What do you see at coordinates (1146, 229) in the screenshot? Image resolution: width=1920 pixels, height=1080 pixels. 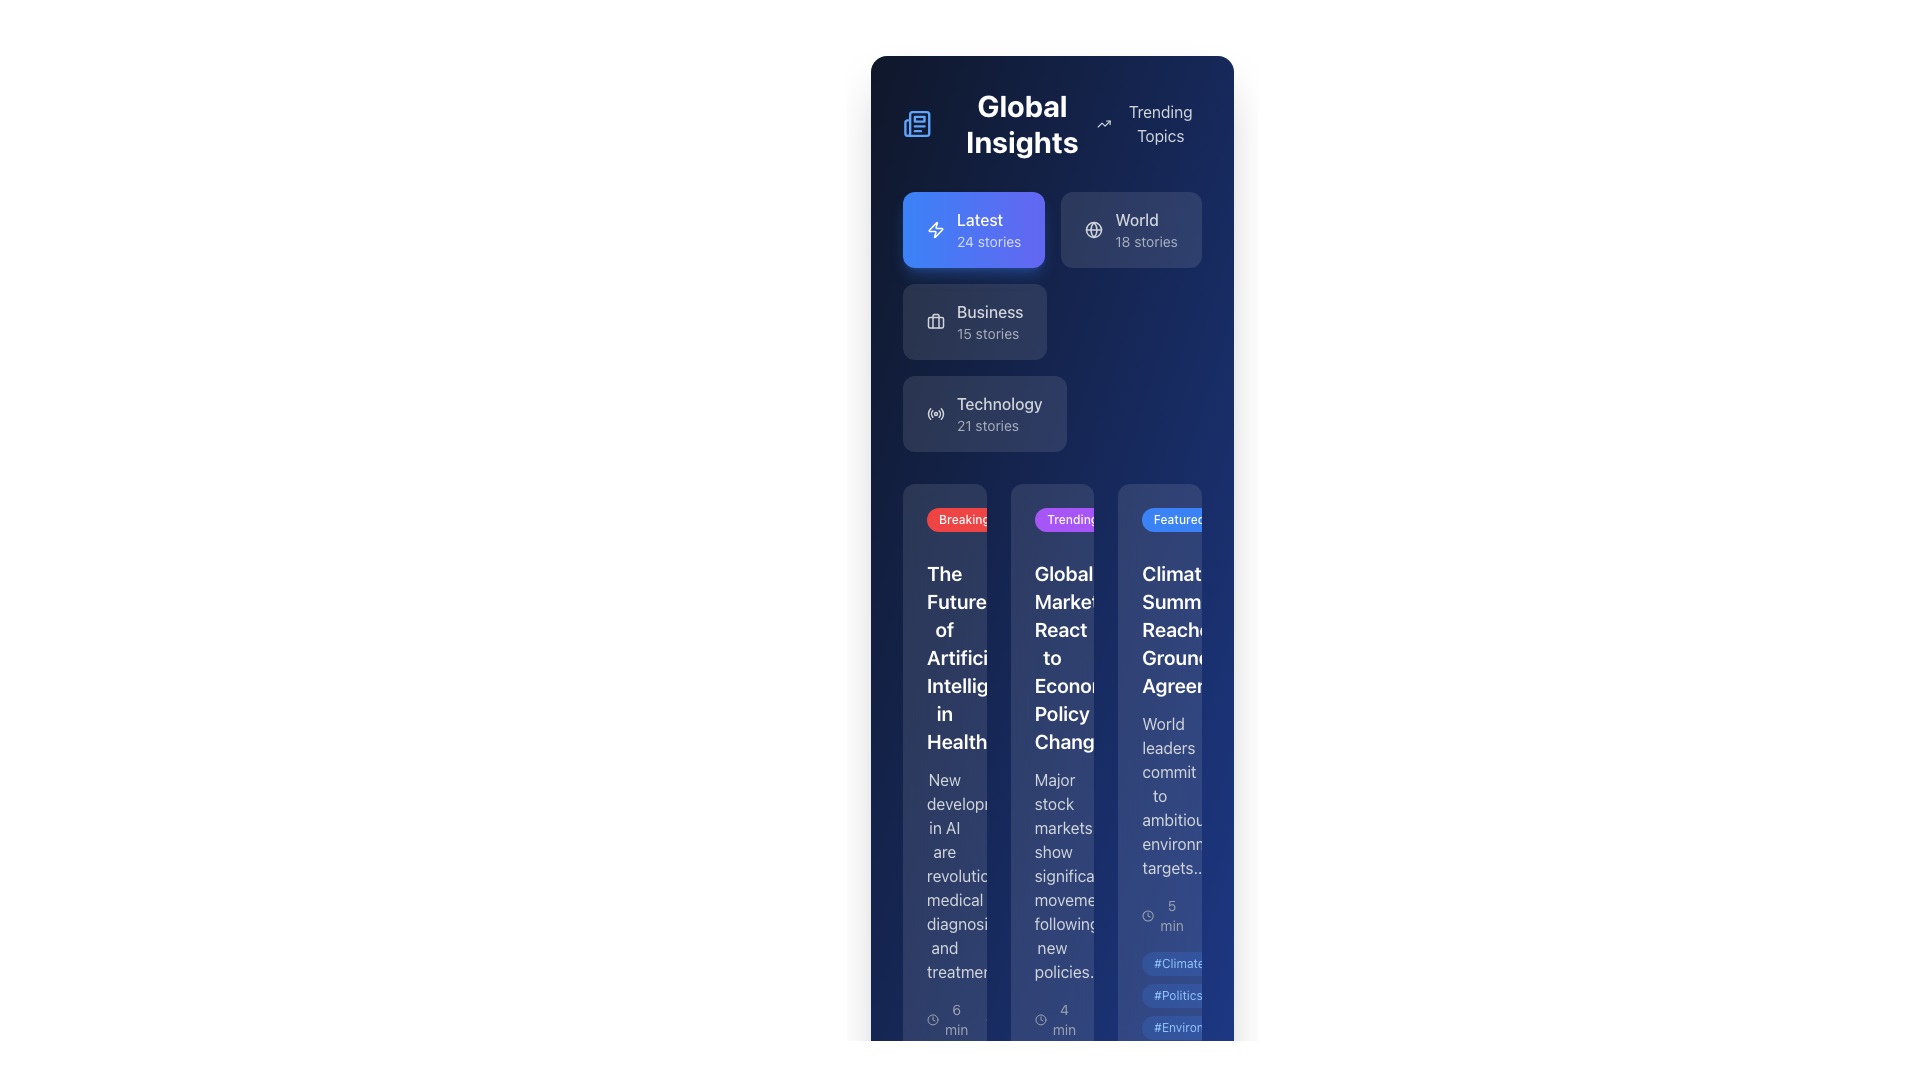 I see `the 'World' navigation button text block` at bounding box center [1146, 229].